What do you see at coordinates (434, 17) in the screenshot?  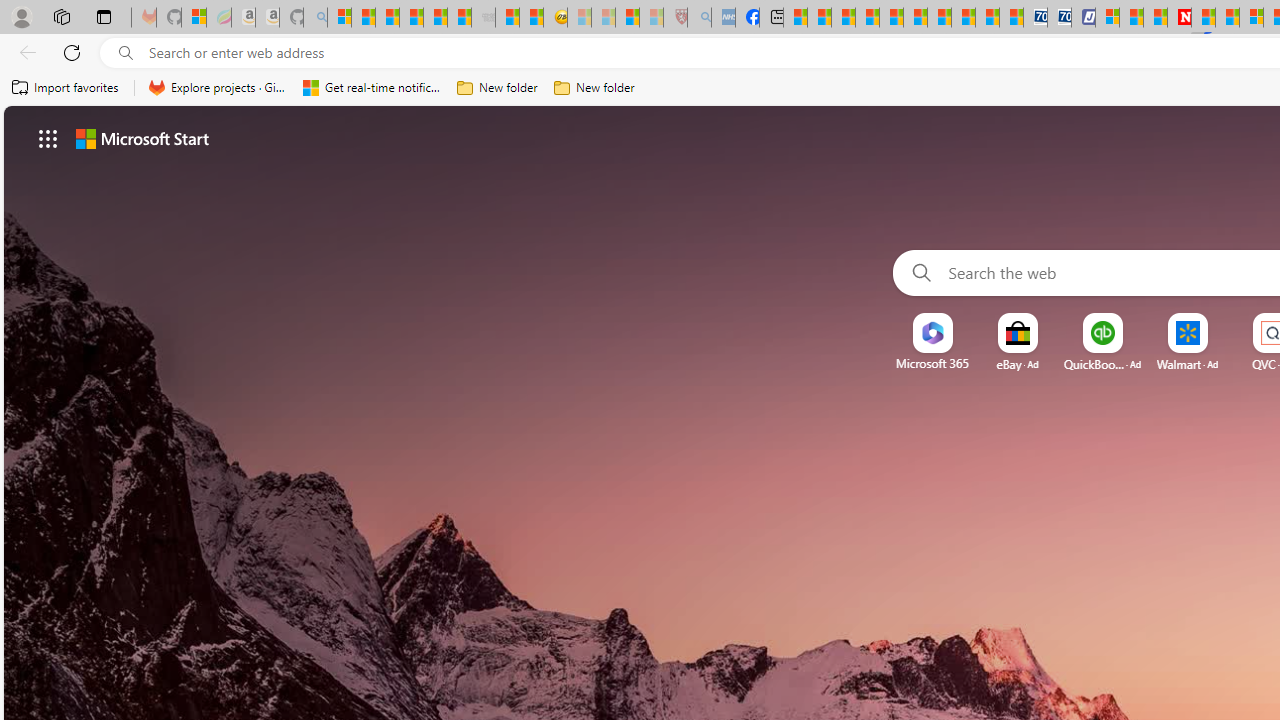 I see `'New Report Confirms 2023 Was Record Hot | Watch'` at bounding box center [434, 17].